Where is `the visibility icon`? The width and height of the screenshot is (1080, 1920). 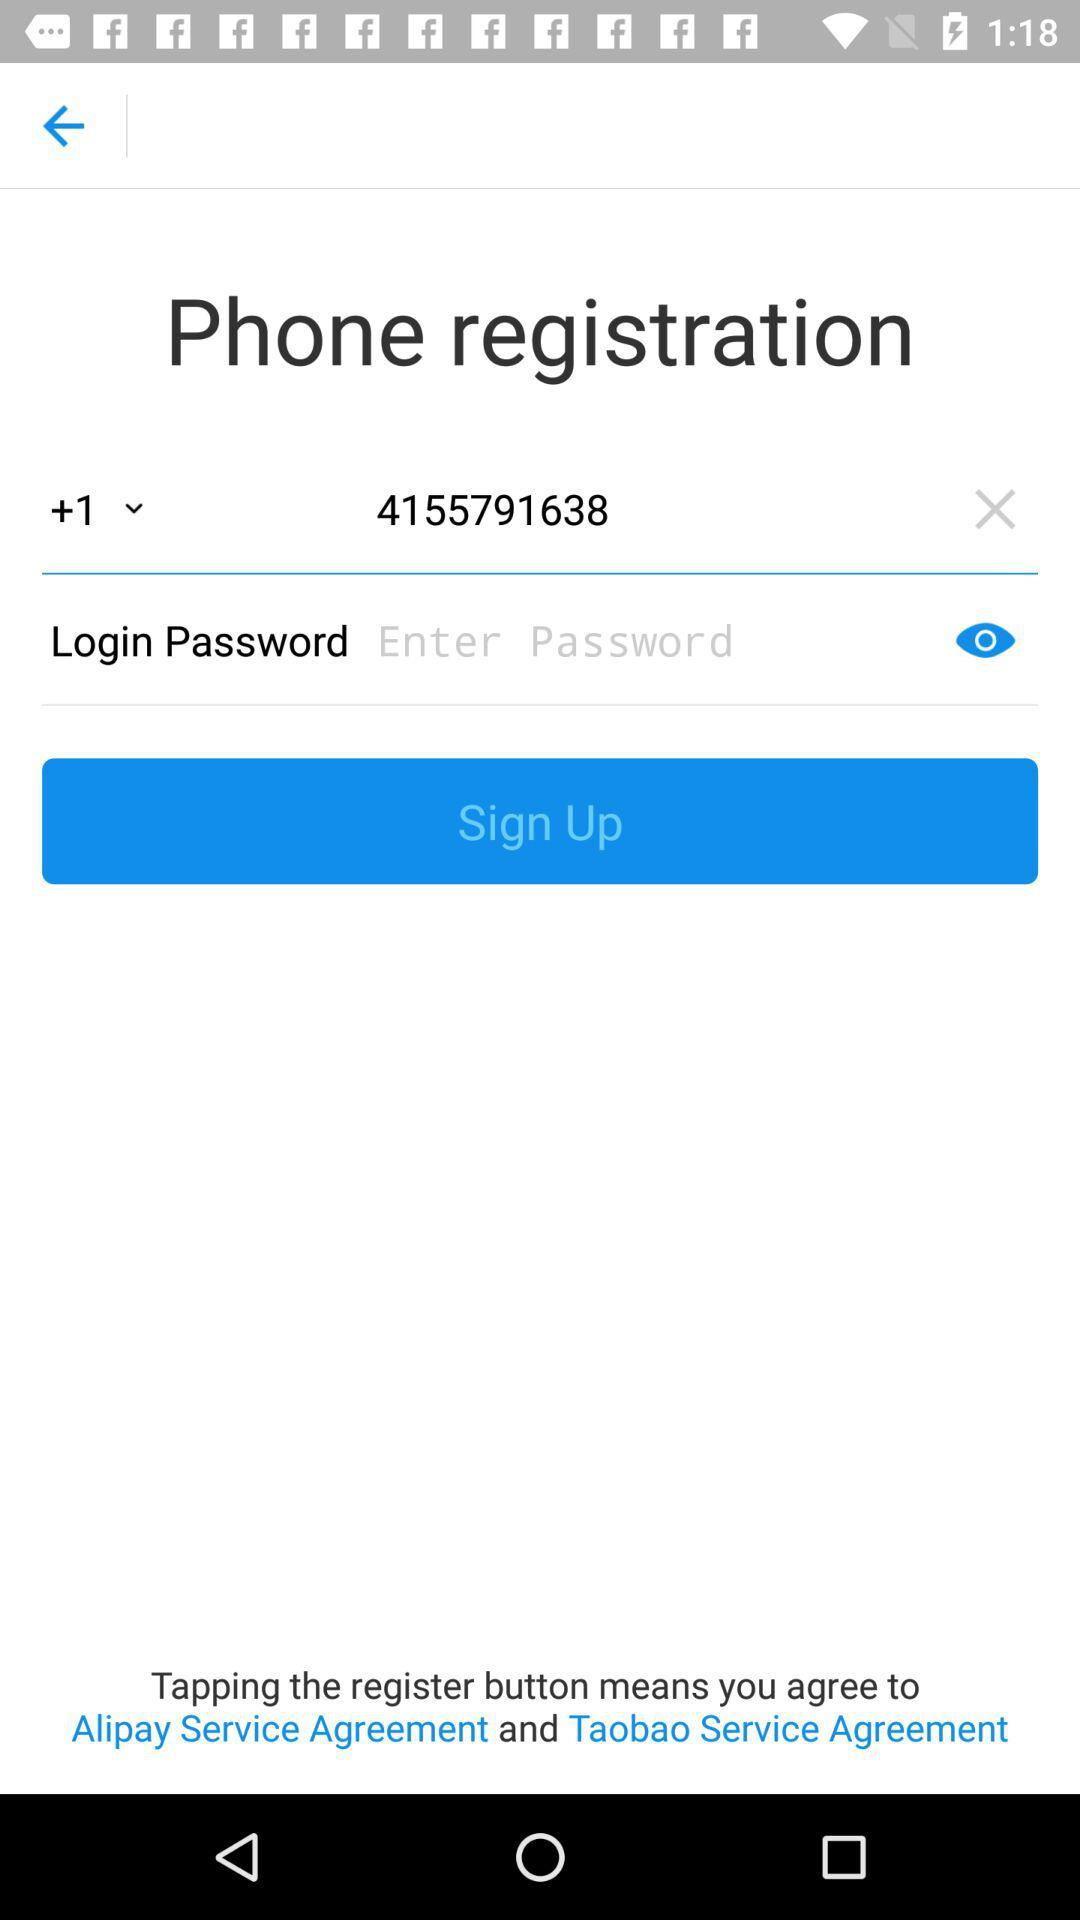
the visibility icon is located at coordinates (984, 640).